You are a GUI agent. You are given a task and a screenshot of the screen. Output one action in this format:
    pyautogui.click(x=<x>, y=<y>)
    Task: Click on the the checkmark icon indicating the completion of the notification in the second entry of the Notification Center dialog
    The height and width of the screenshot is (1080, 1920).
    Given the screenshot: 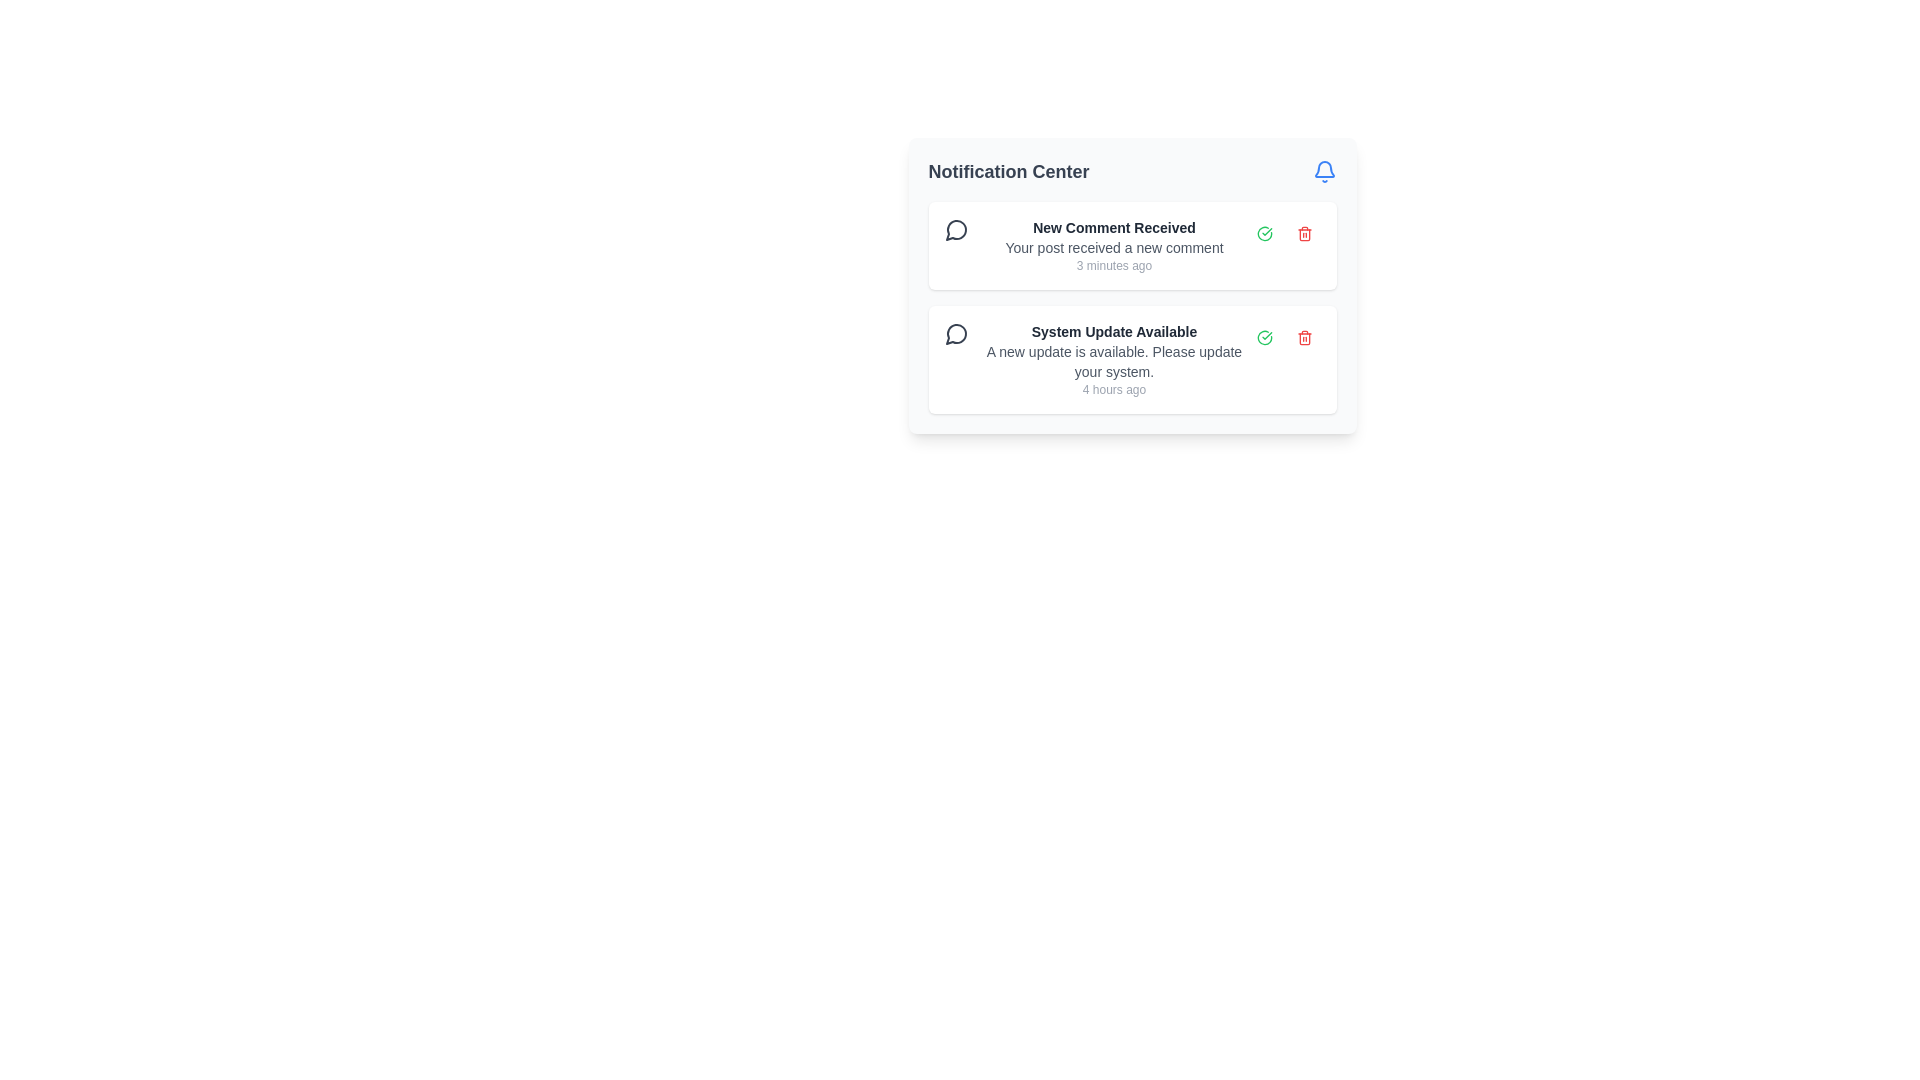 What is the action you would take?
    pyautogui.click(x=1263, y=233)
    